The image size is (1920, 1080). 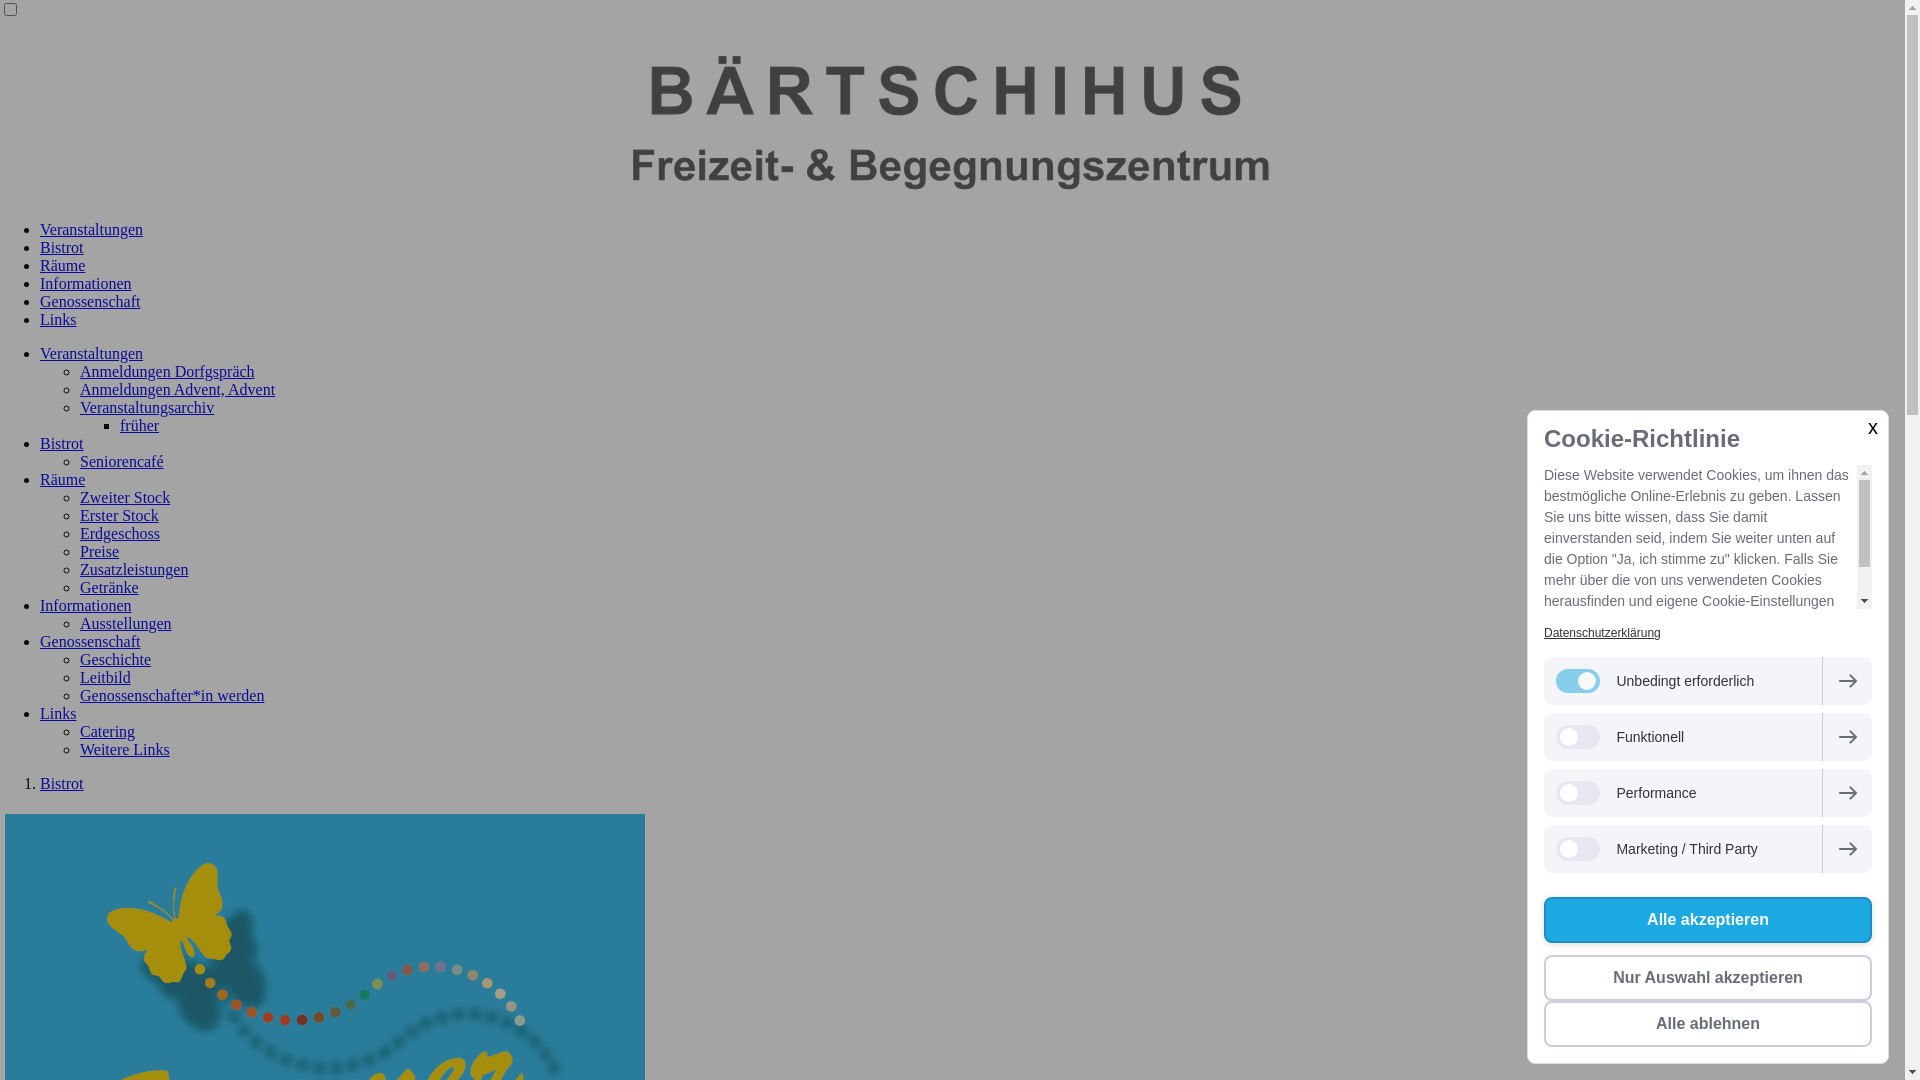 I want to click on 'Ausstellungen', so click(x=124, y=622).